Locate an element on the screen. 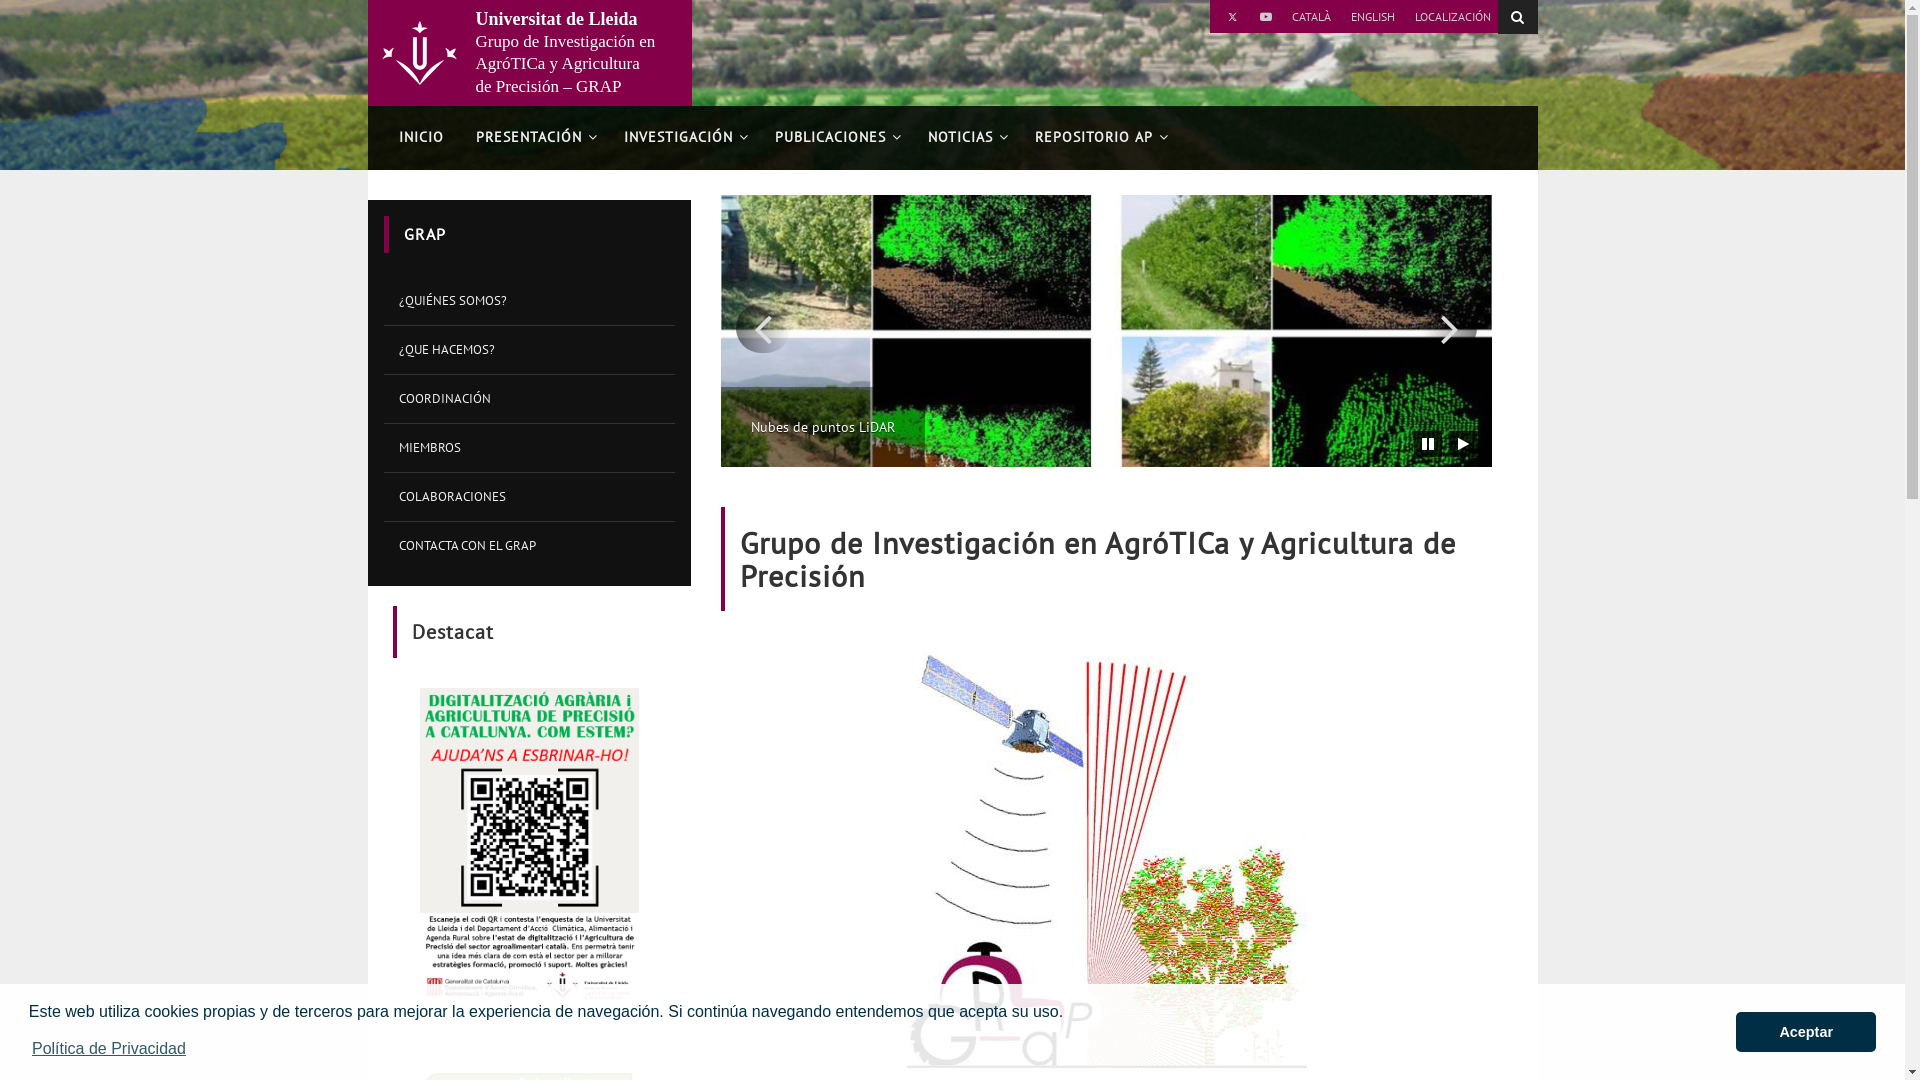 The image size is (1920, 1080). 'MIEMBROS' is located at coordinates (529, 446).